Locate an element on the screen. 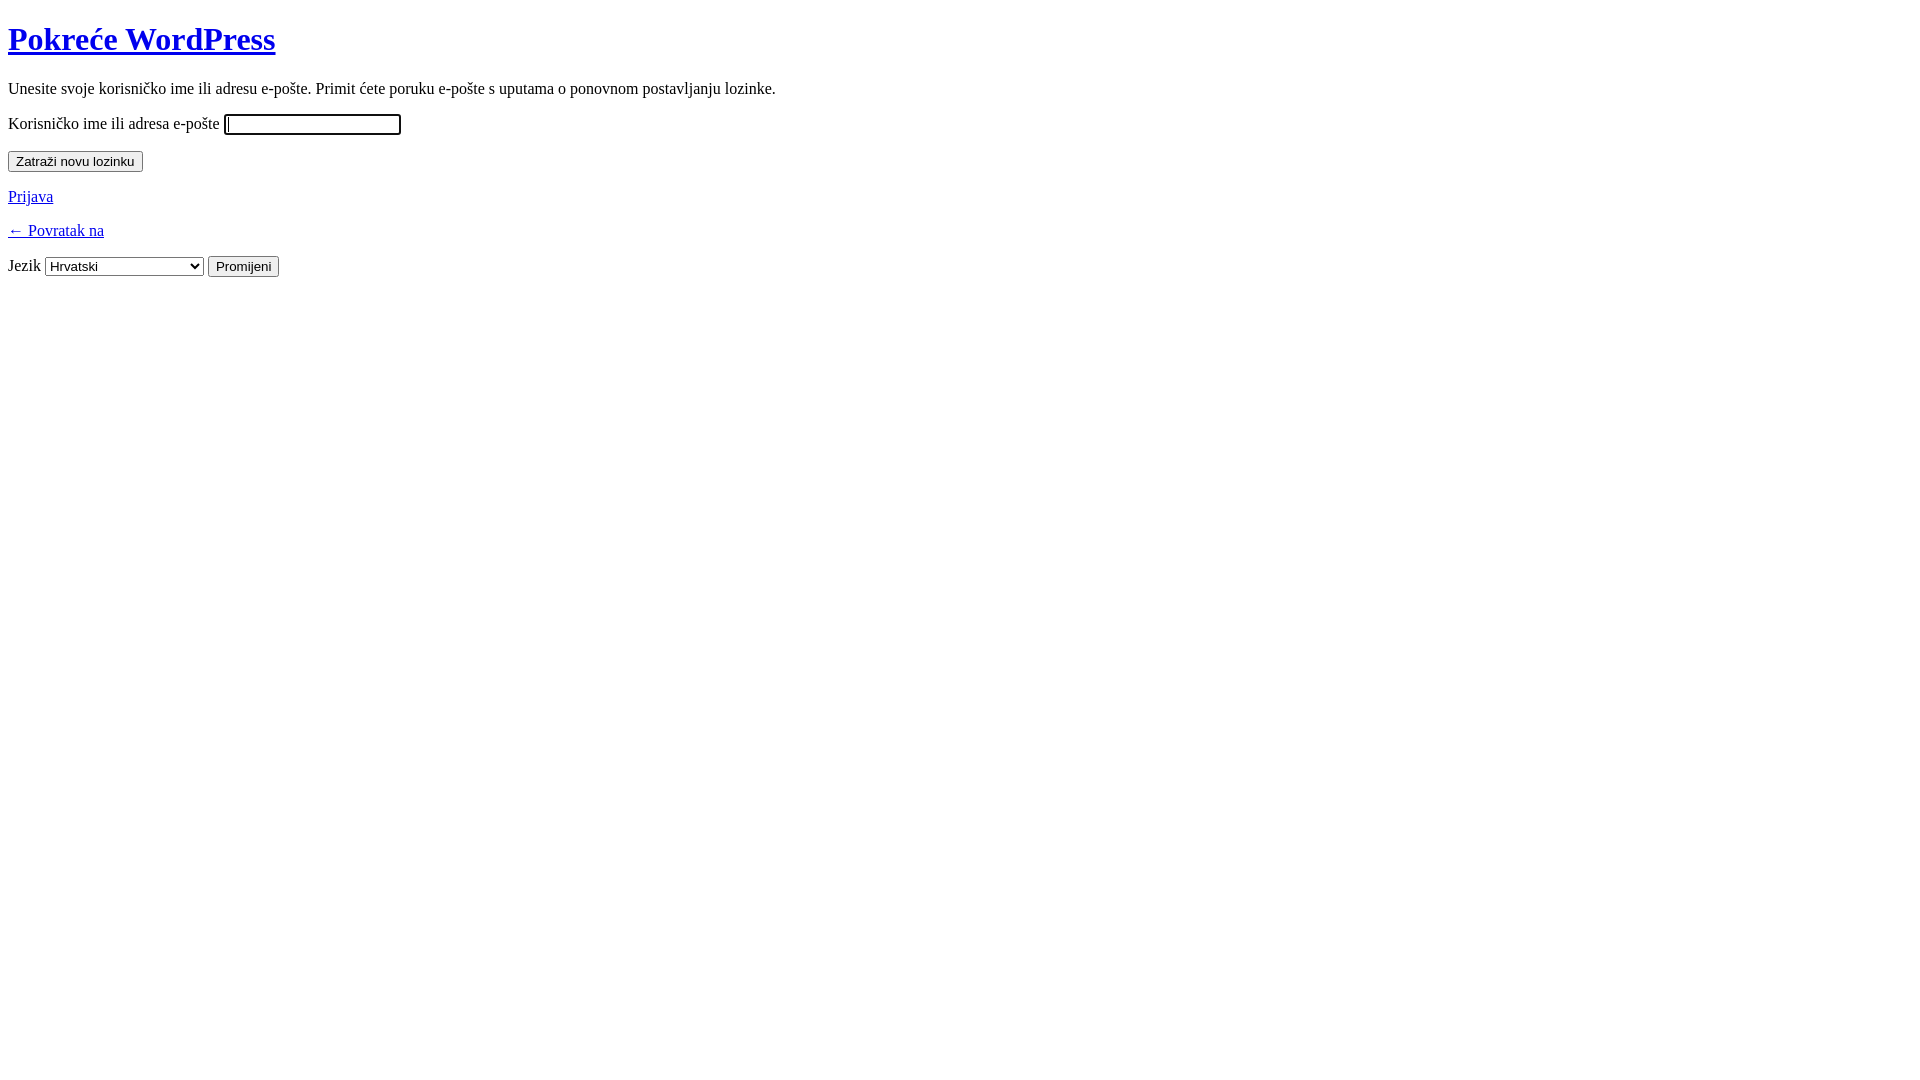 Image resolution: width=1920 pixels, height=1080 pixels. 'Prijava' is located at coordinates (8, 196).